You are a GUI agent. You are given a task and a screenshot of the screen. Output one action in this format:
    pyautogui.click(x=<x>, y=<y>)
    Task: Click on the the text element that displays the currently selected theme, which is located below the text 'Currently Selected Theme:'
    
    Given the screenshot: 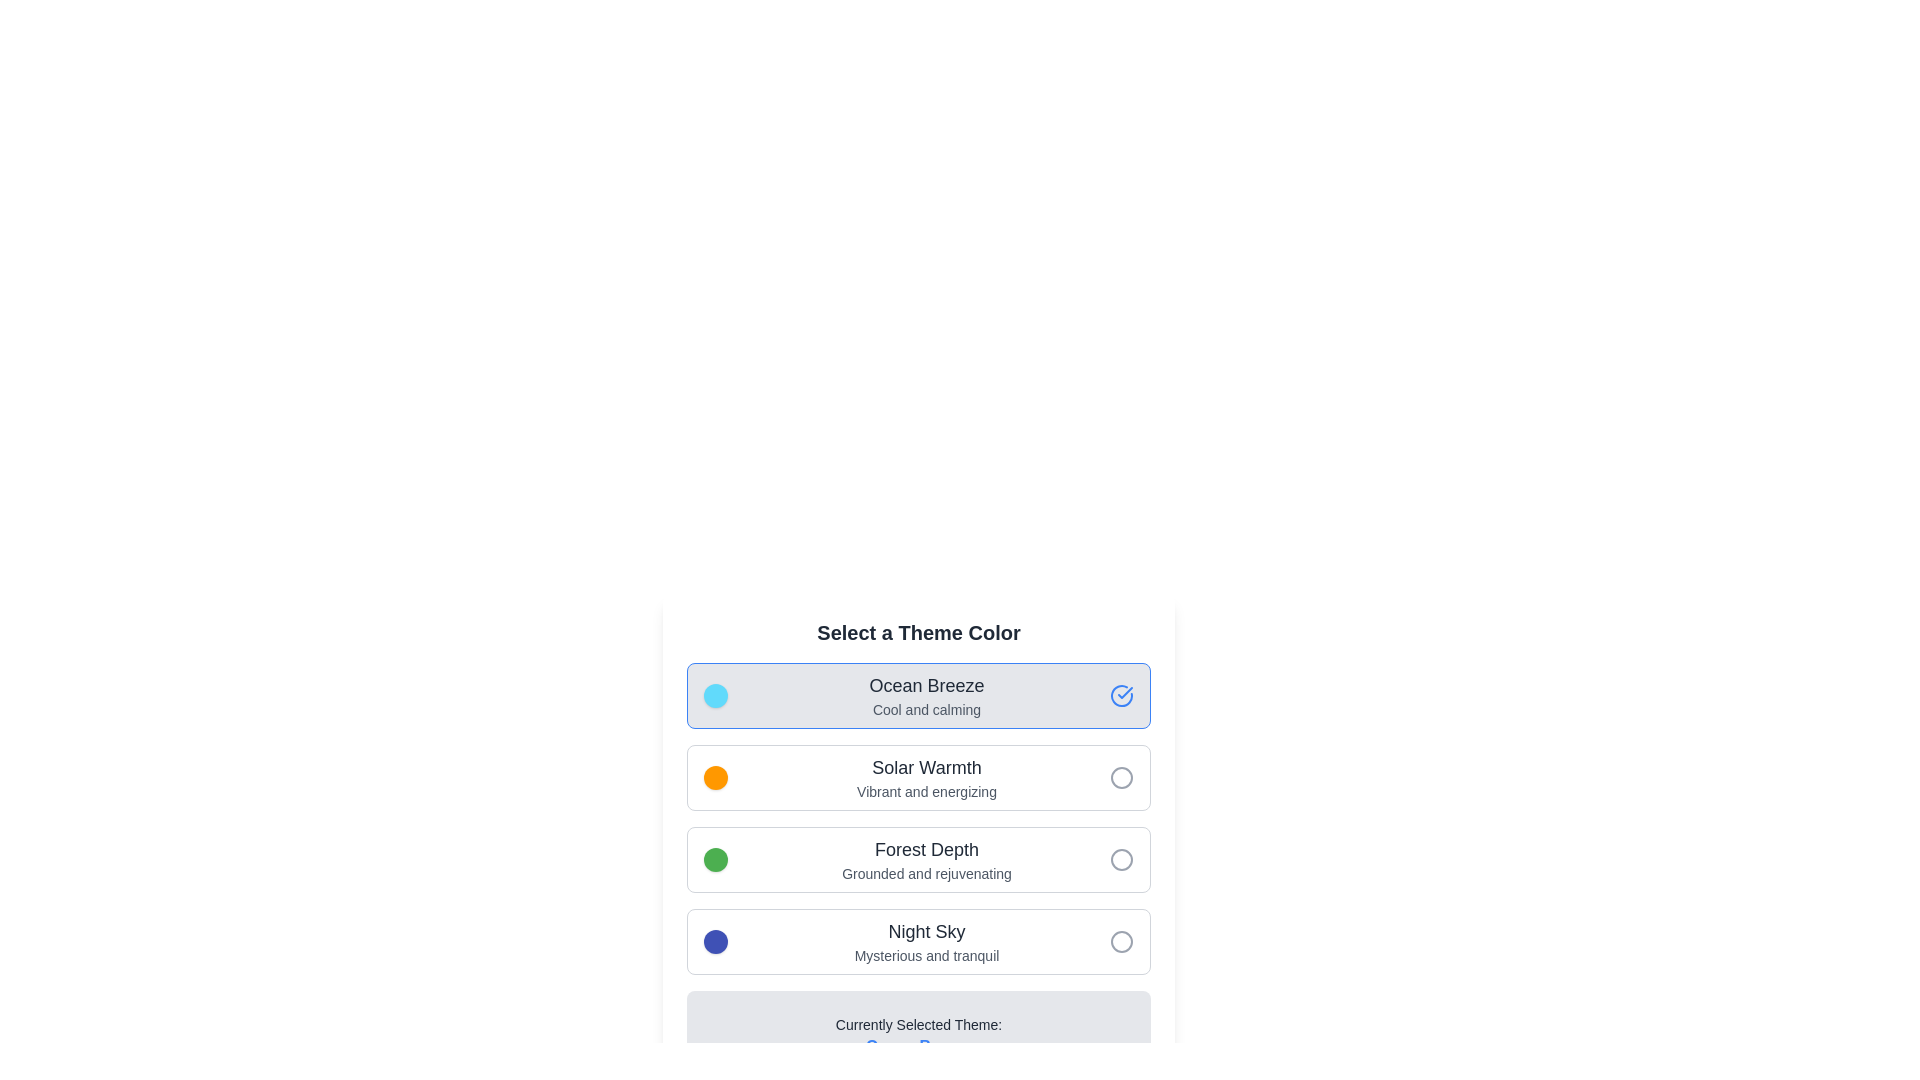 What is the action you would take?
    pyautogui.click(x=917, y=1045)
    